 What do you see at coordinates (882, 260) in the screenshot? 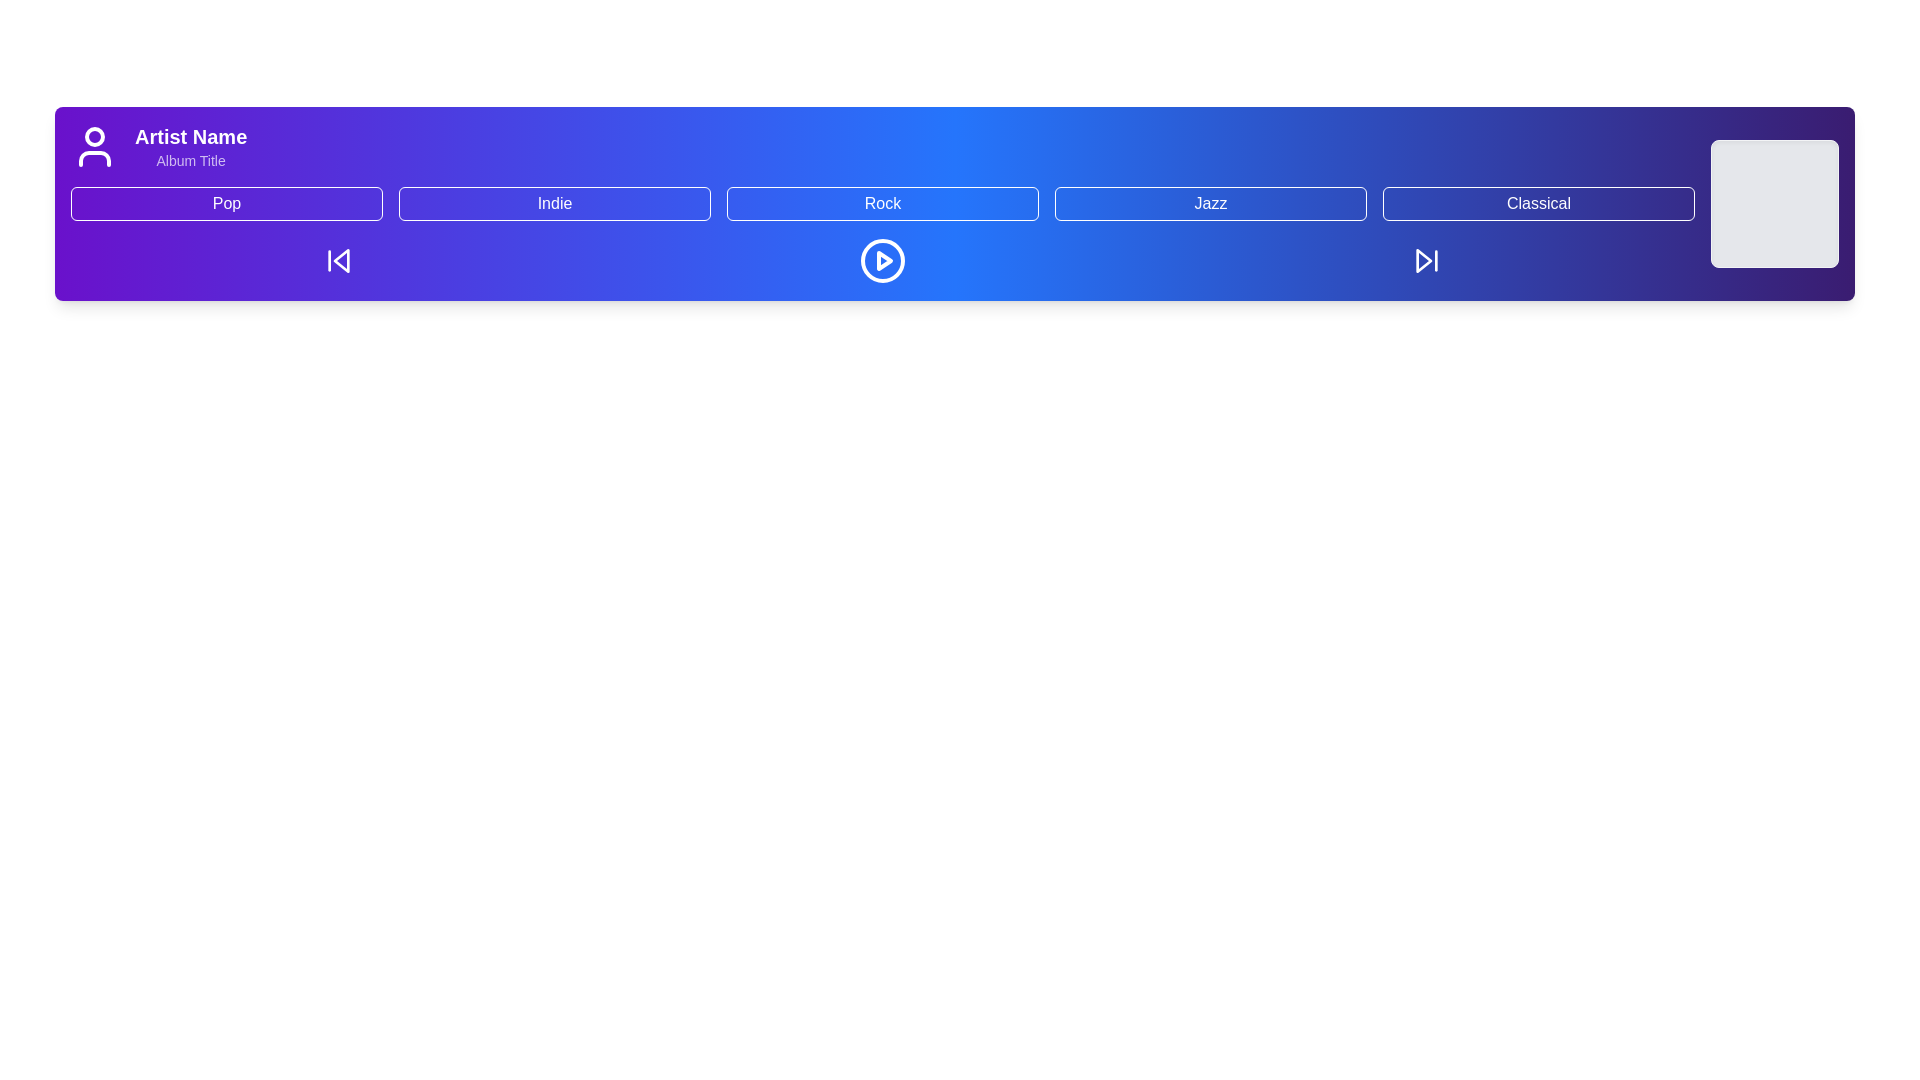
I see `the Media control bar located beneath the genre selection options` at bounding box center [882, 260].